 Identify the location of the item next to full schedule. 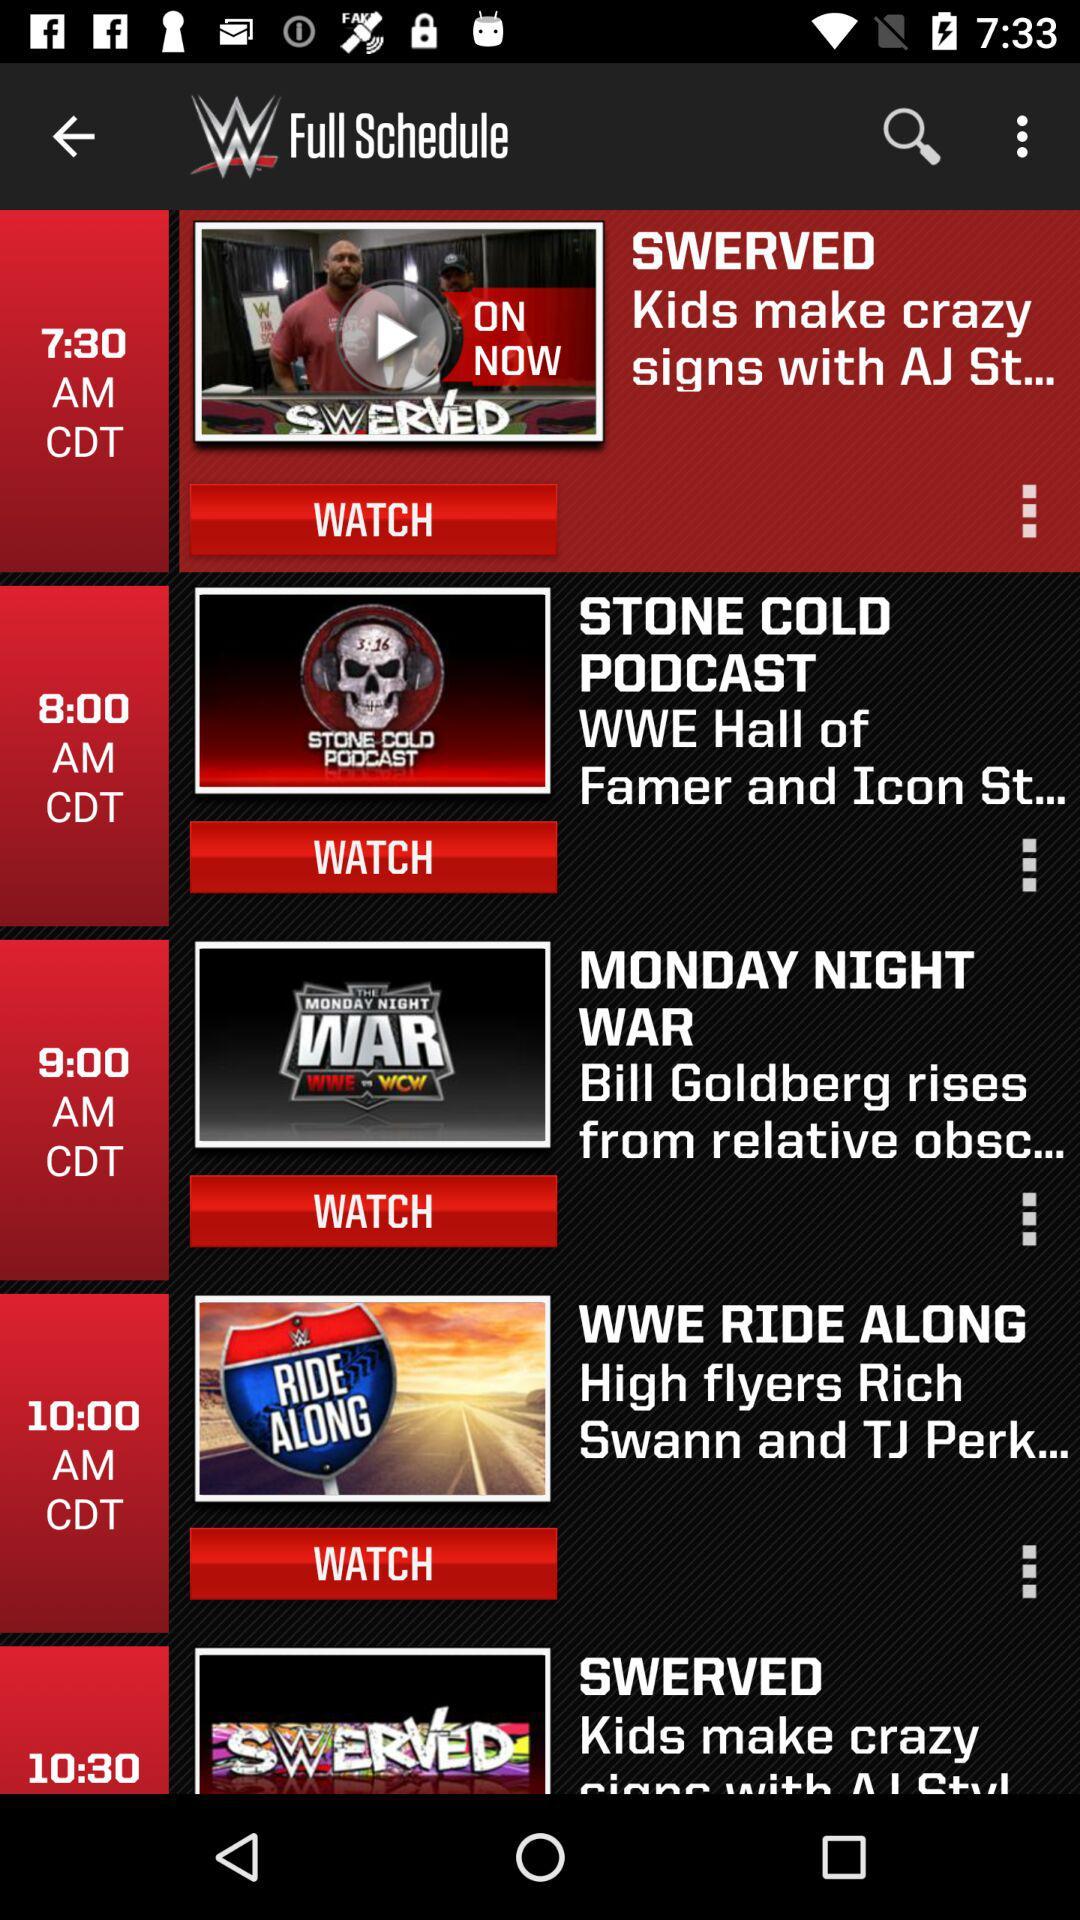
(911, 135).